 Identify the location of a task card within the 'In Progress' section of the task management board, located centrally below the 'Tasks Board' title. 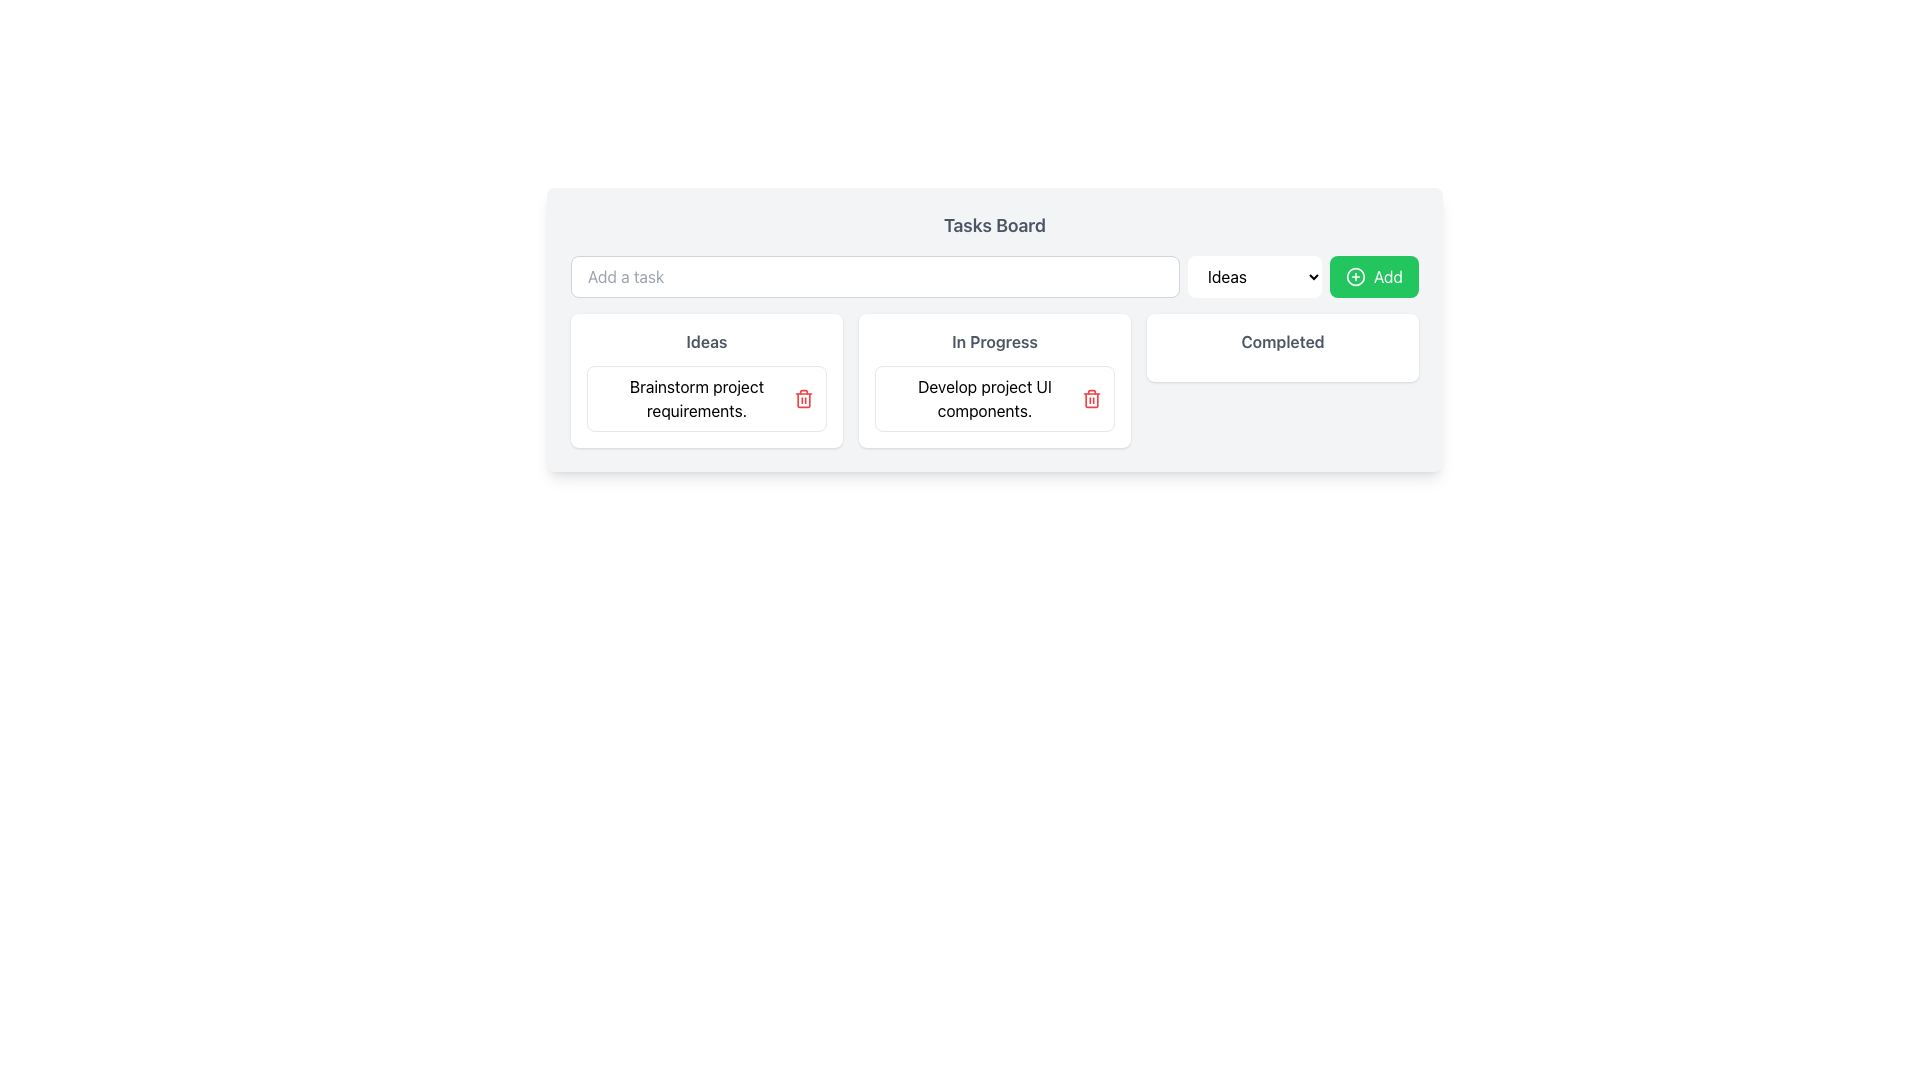
(994, 381).